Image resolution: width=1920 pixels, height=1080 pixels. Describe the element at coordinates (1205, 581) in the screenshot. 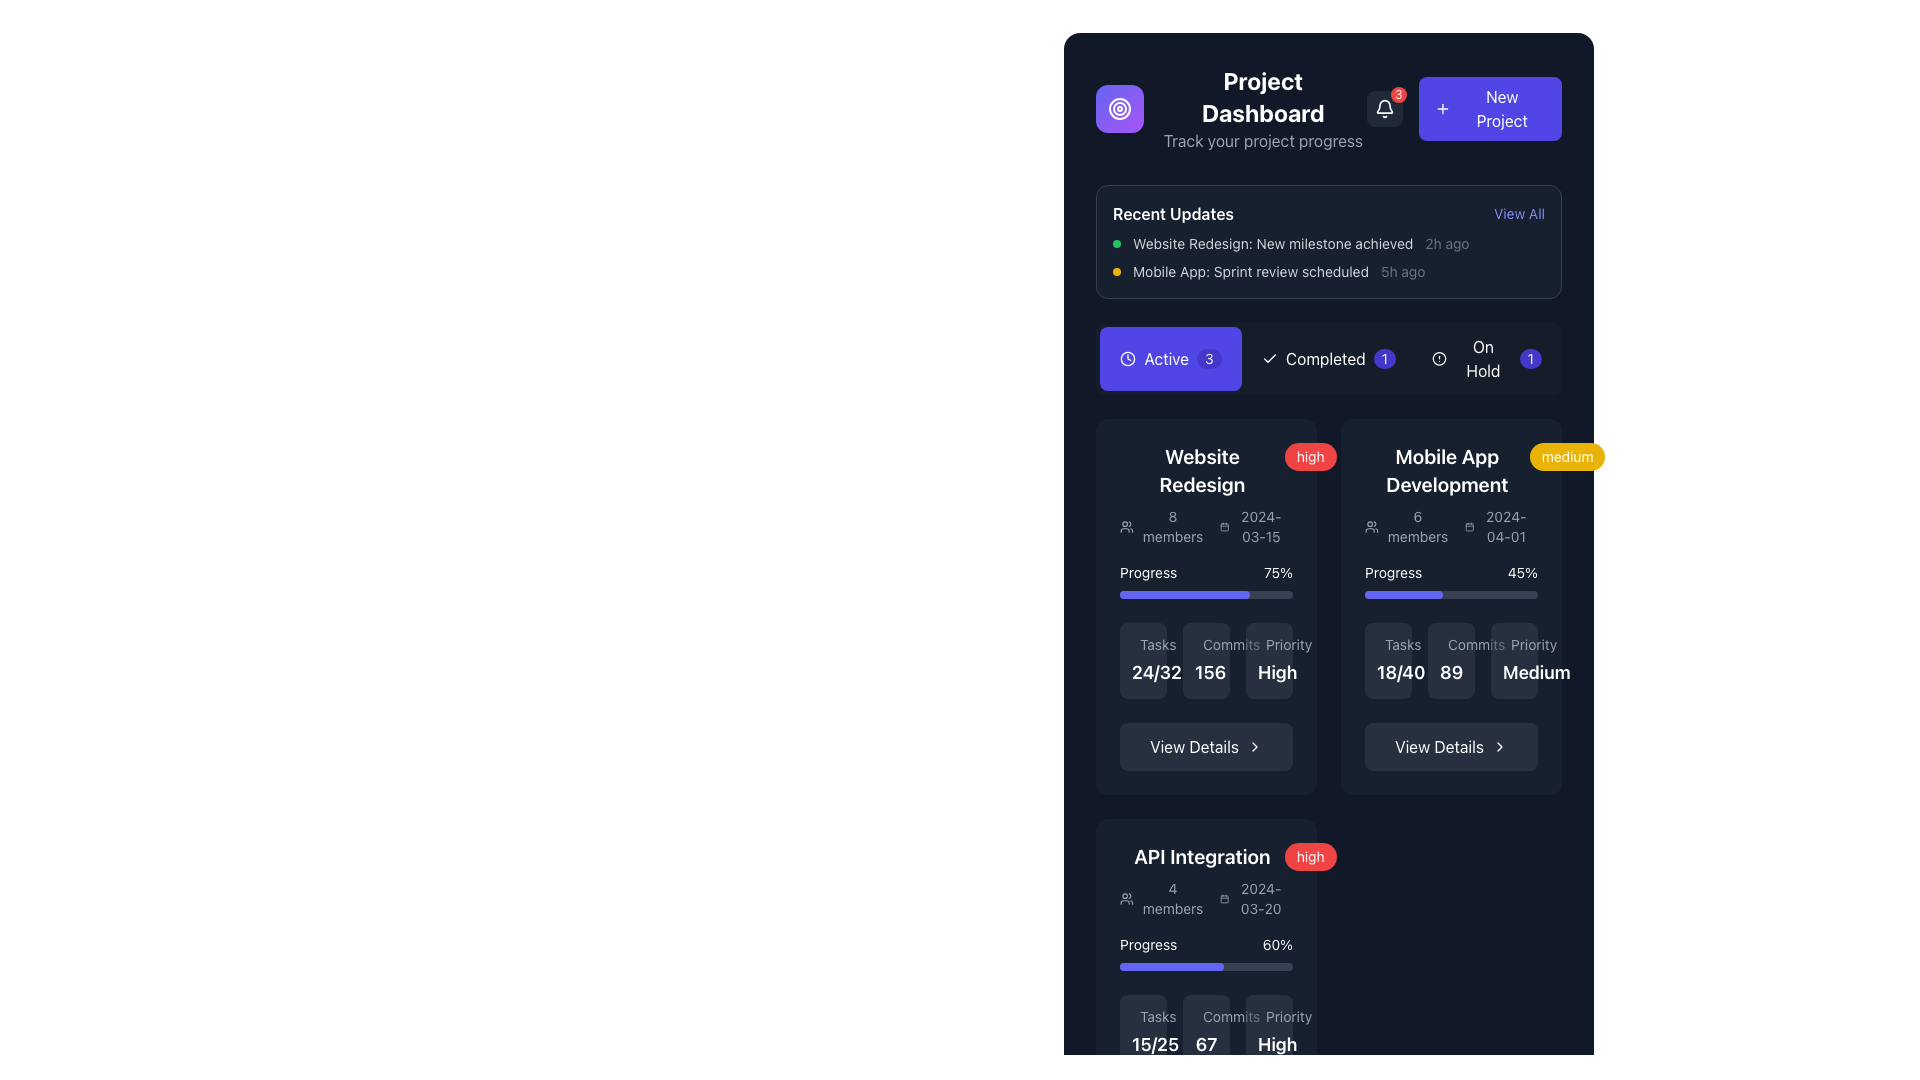

I see `progress percentage from the Progress bar located in the 'Website Redesign' project card within the 'Active Projects' section` at that location.